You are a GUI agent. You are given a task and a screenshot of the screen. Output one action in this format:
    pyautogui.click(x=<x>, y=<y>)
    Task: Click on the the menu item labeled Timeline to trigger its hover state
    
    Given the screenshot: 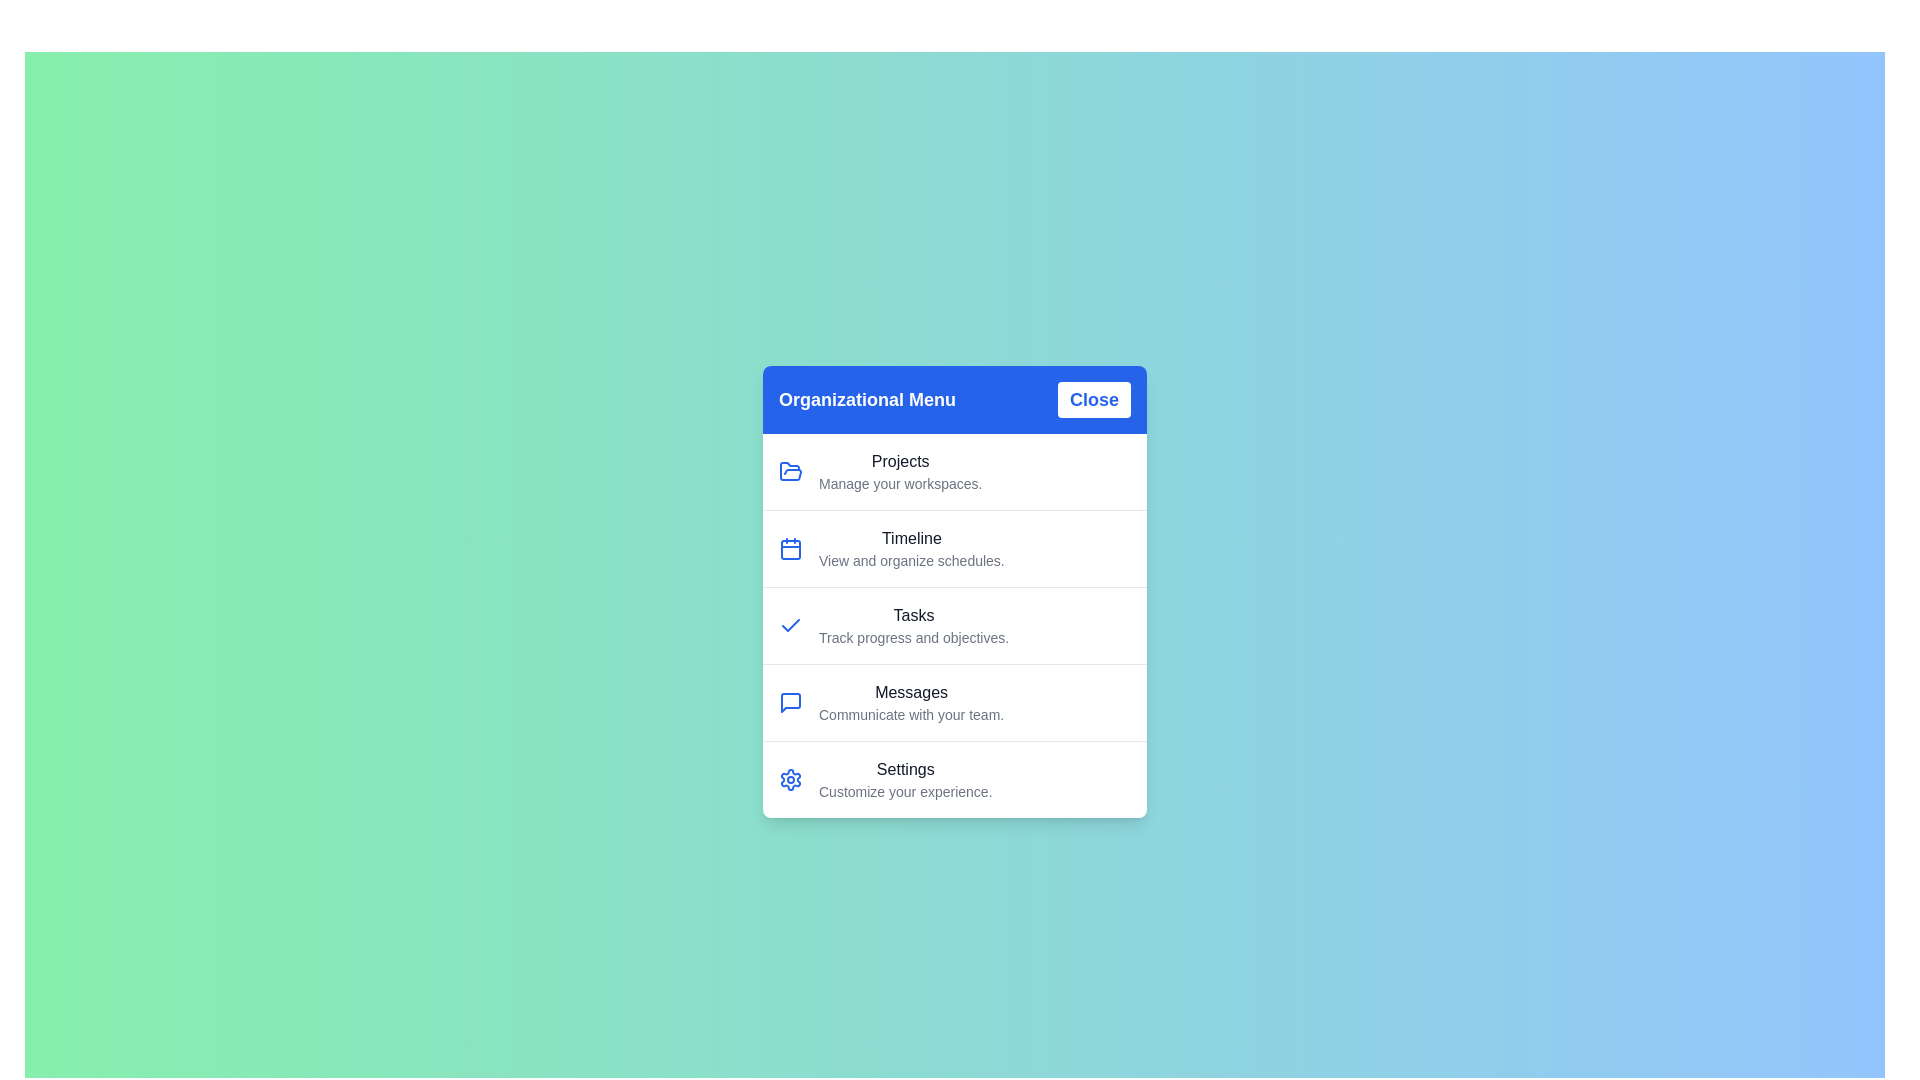 What is the action you would take?
    pyautogui.click(x=954, y=547)
    